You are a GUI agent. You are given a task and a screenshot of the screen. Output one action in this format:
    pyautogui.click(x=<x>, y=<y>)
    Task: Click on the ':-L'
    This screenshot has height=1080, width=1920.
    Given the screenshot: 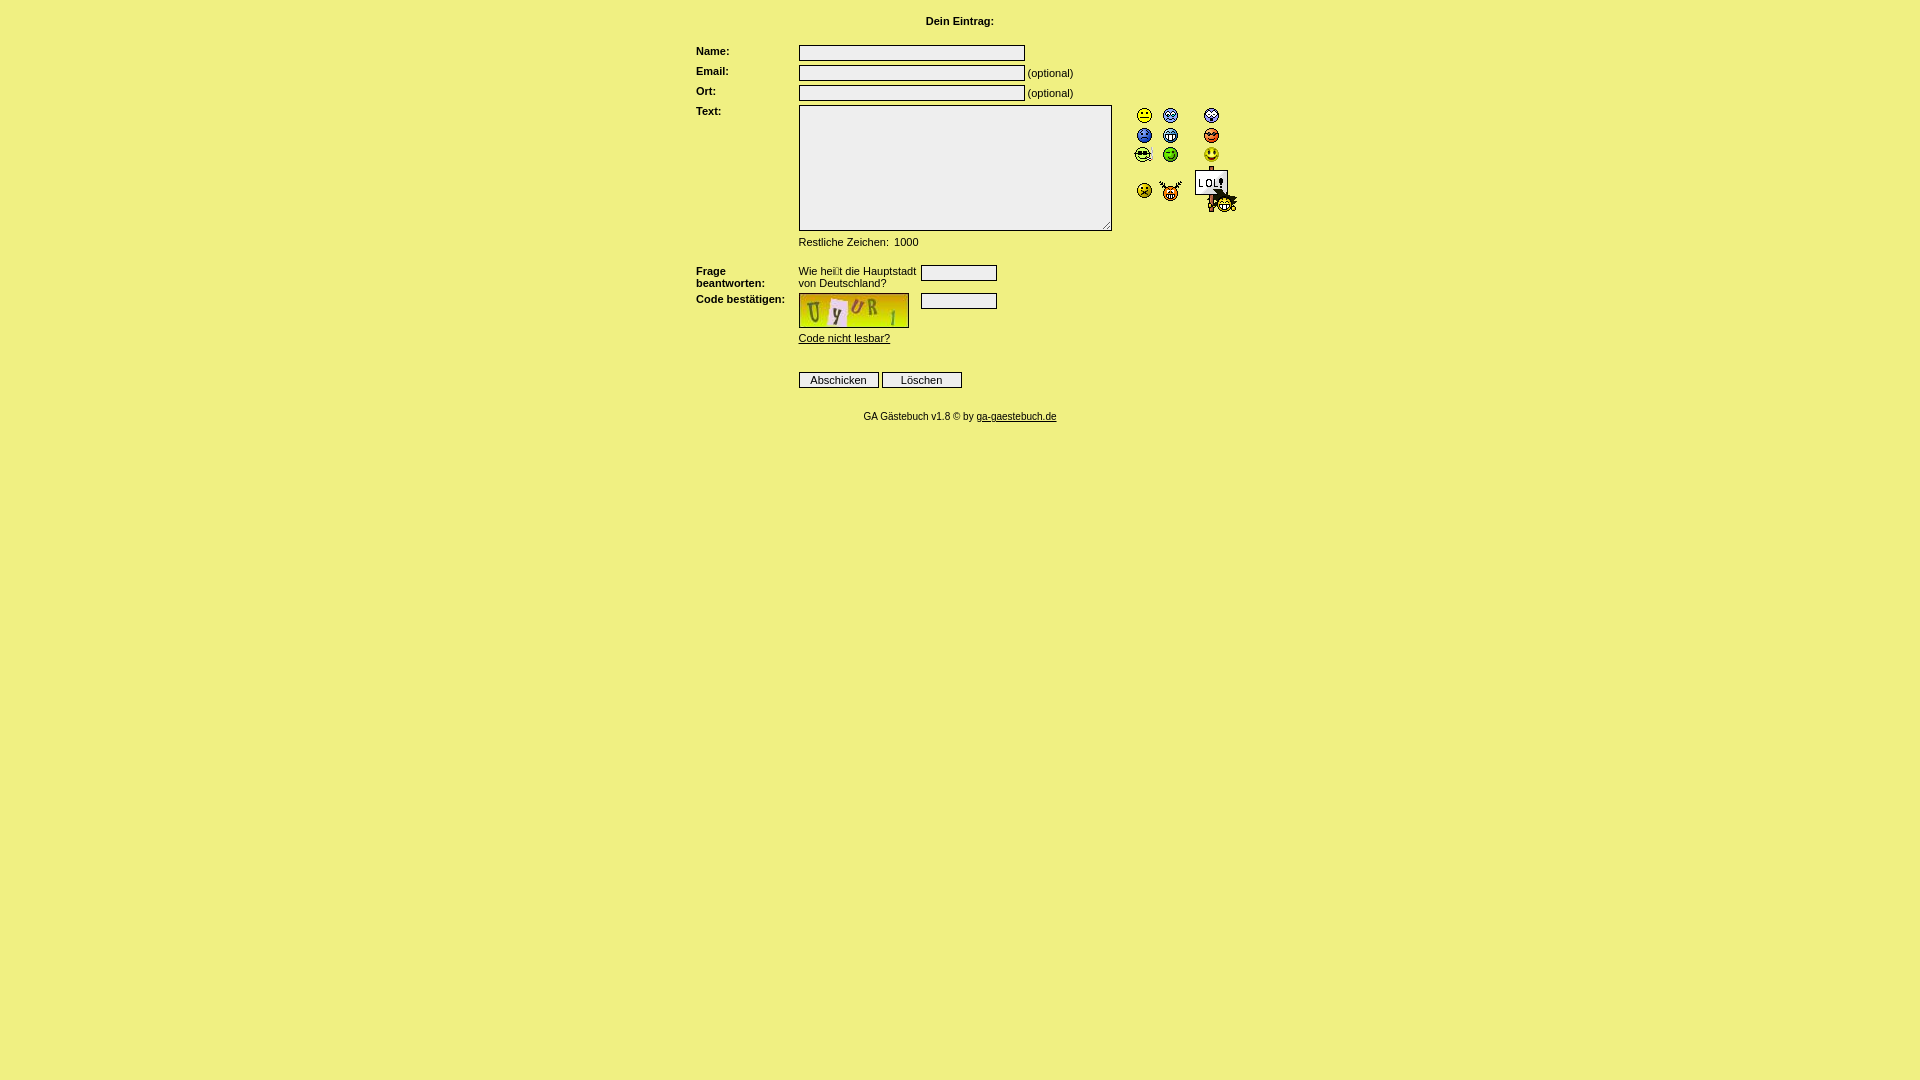 What is the action you would take?
    pyautogui.click(x=1144, y=153)
    